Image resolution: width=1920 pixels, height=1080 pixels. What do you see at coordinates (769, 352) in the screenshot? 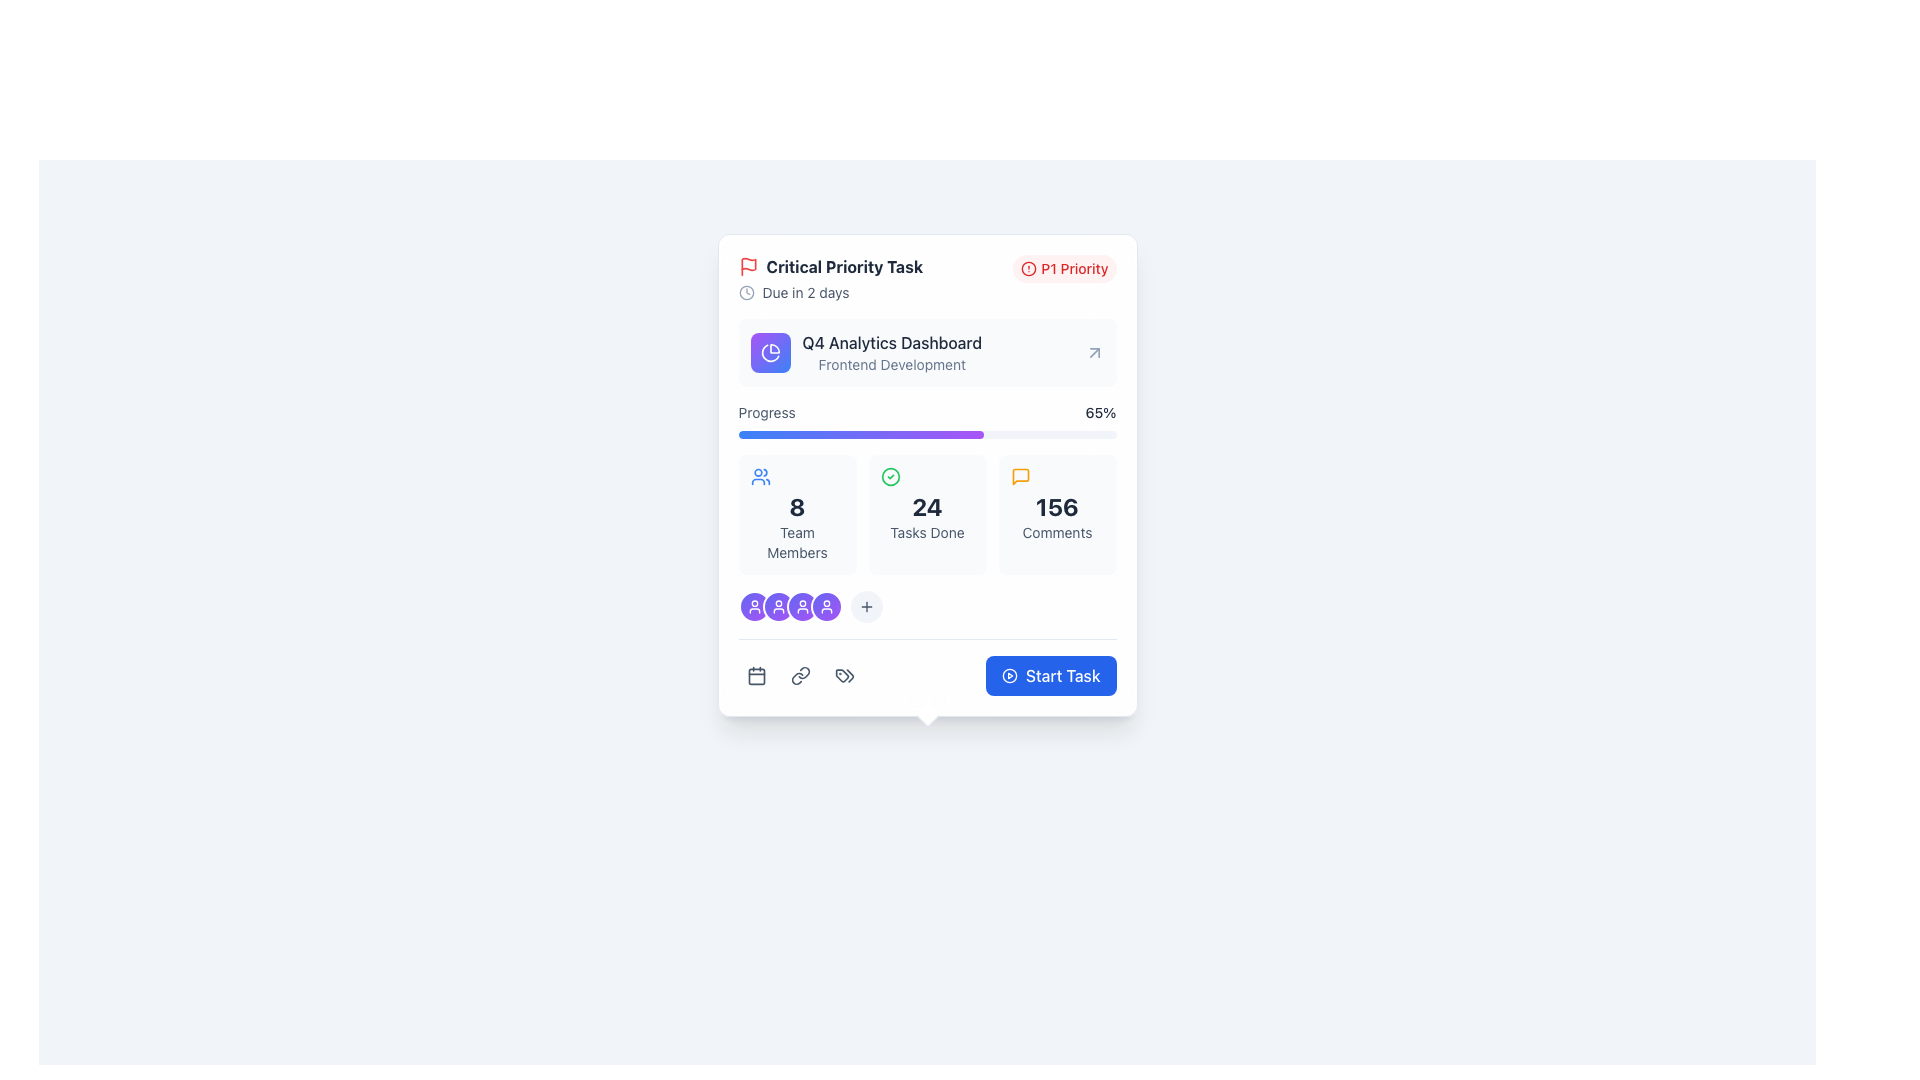
I see `the square-shaped component with a gradient background transitioning from purple to blue, which contains a white pie chart icon at its center, located within the 'Q4 Analytics Dashboard' card to interact with the associated dashboard` at bounding box center [769, 352].